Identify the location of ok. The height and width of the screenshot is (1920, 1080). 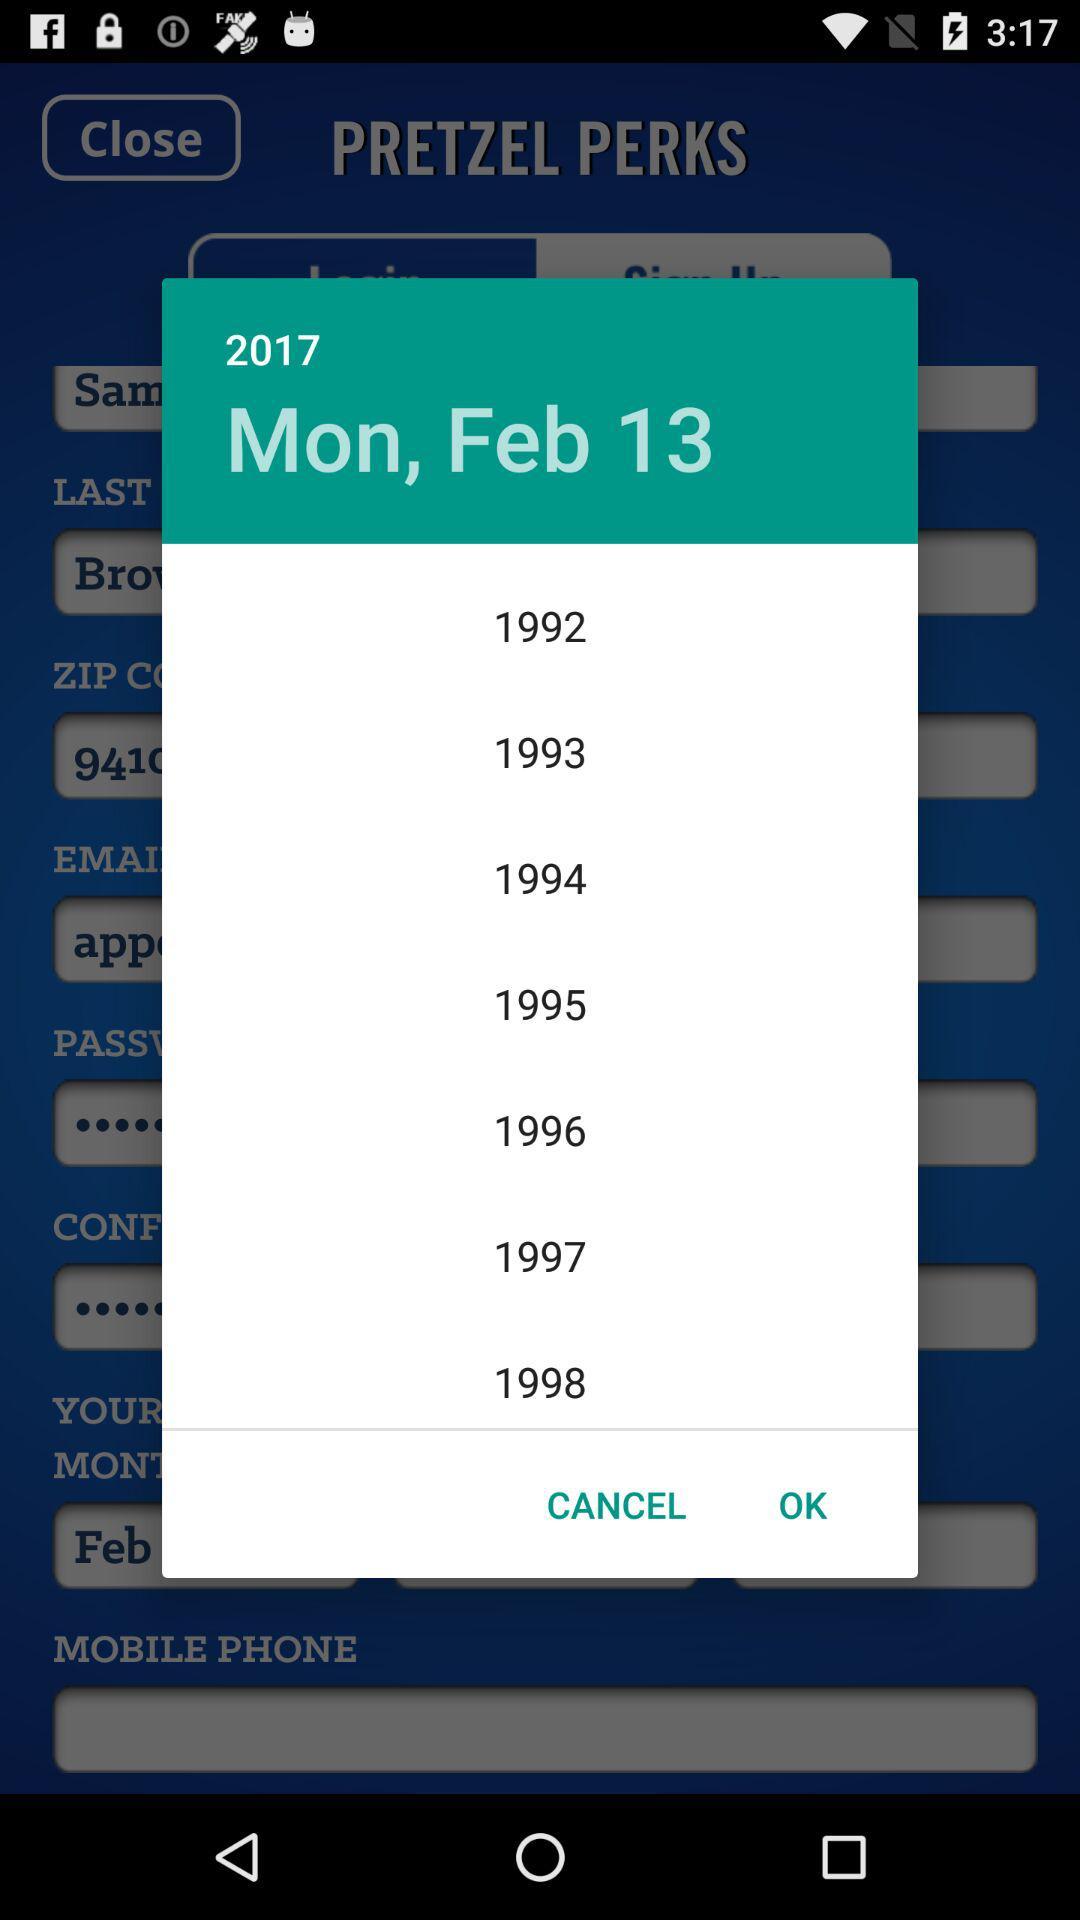
(801, 1504).